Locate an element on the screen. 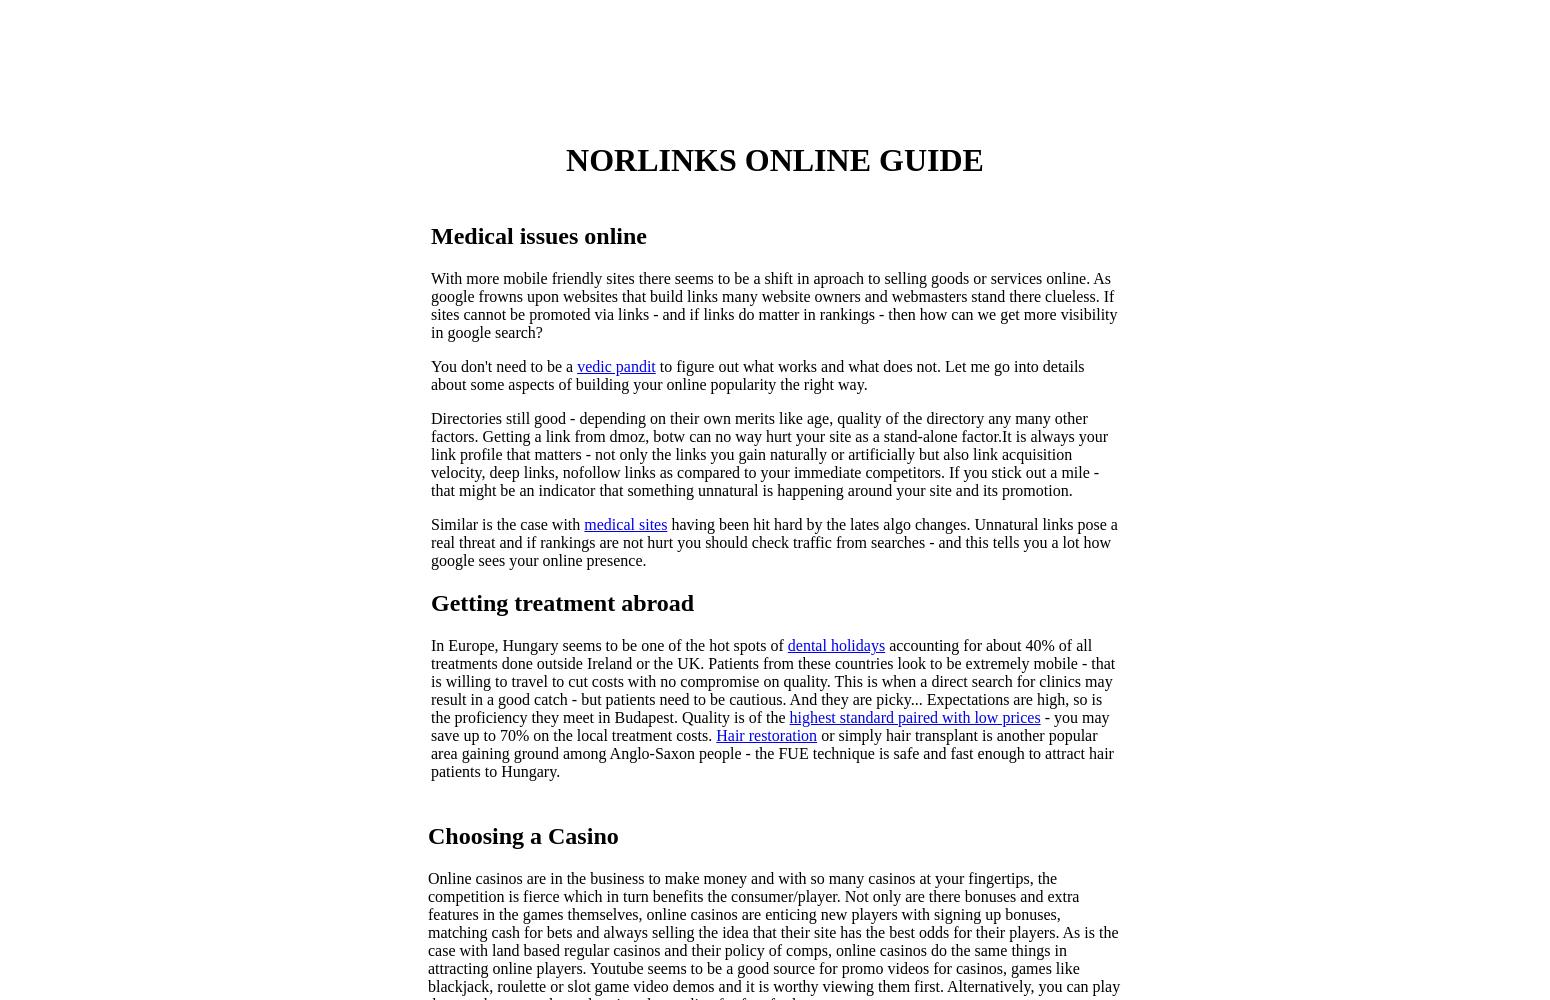 The height and width of the screenshot is (1000, 1550). 'In Europe, Hungary seems to be one of the hot spots of' is located at coordinates (608, 644).